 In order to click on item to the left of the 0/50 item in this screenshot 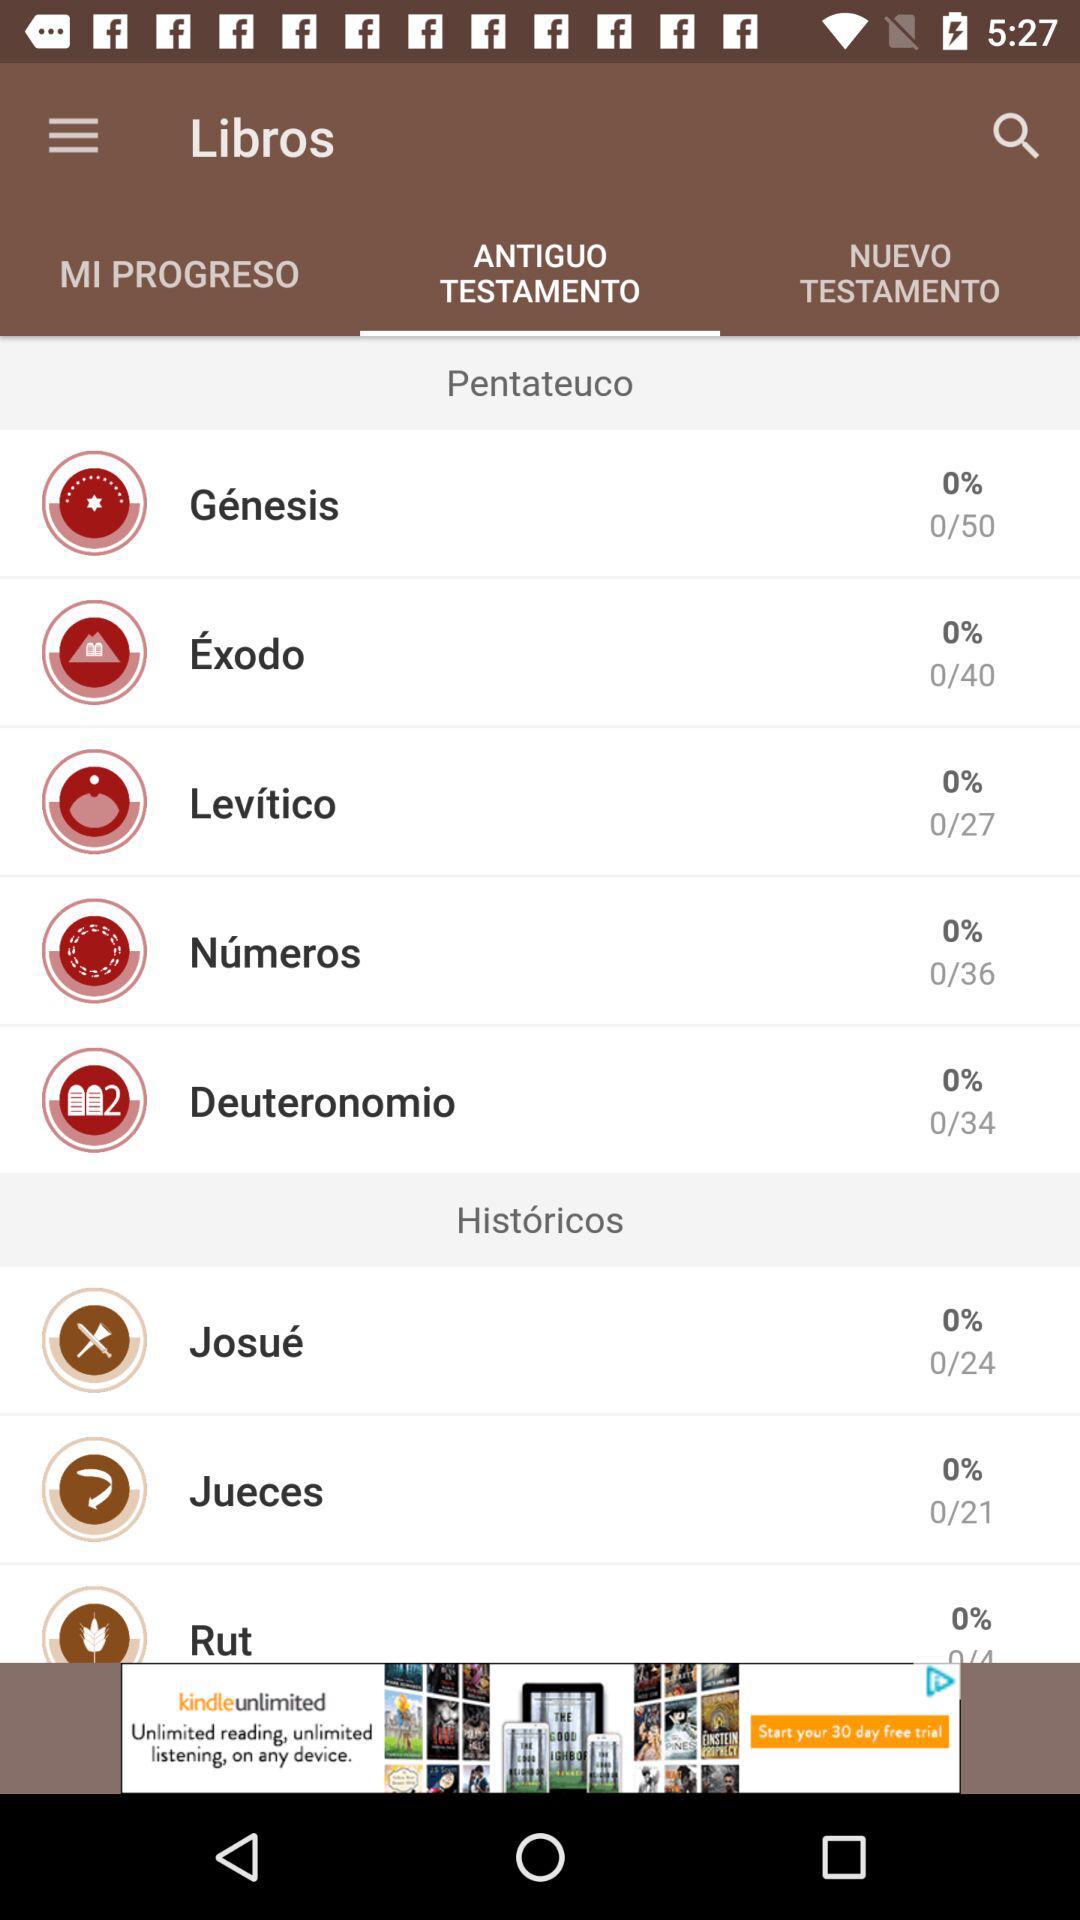, I will do `click(263, 503)`.